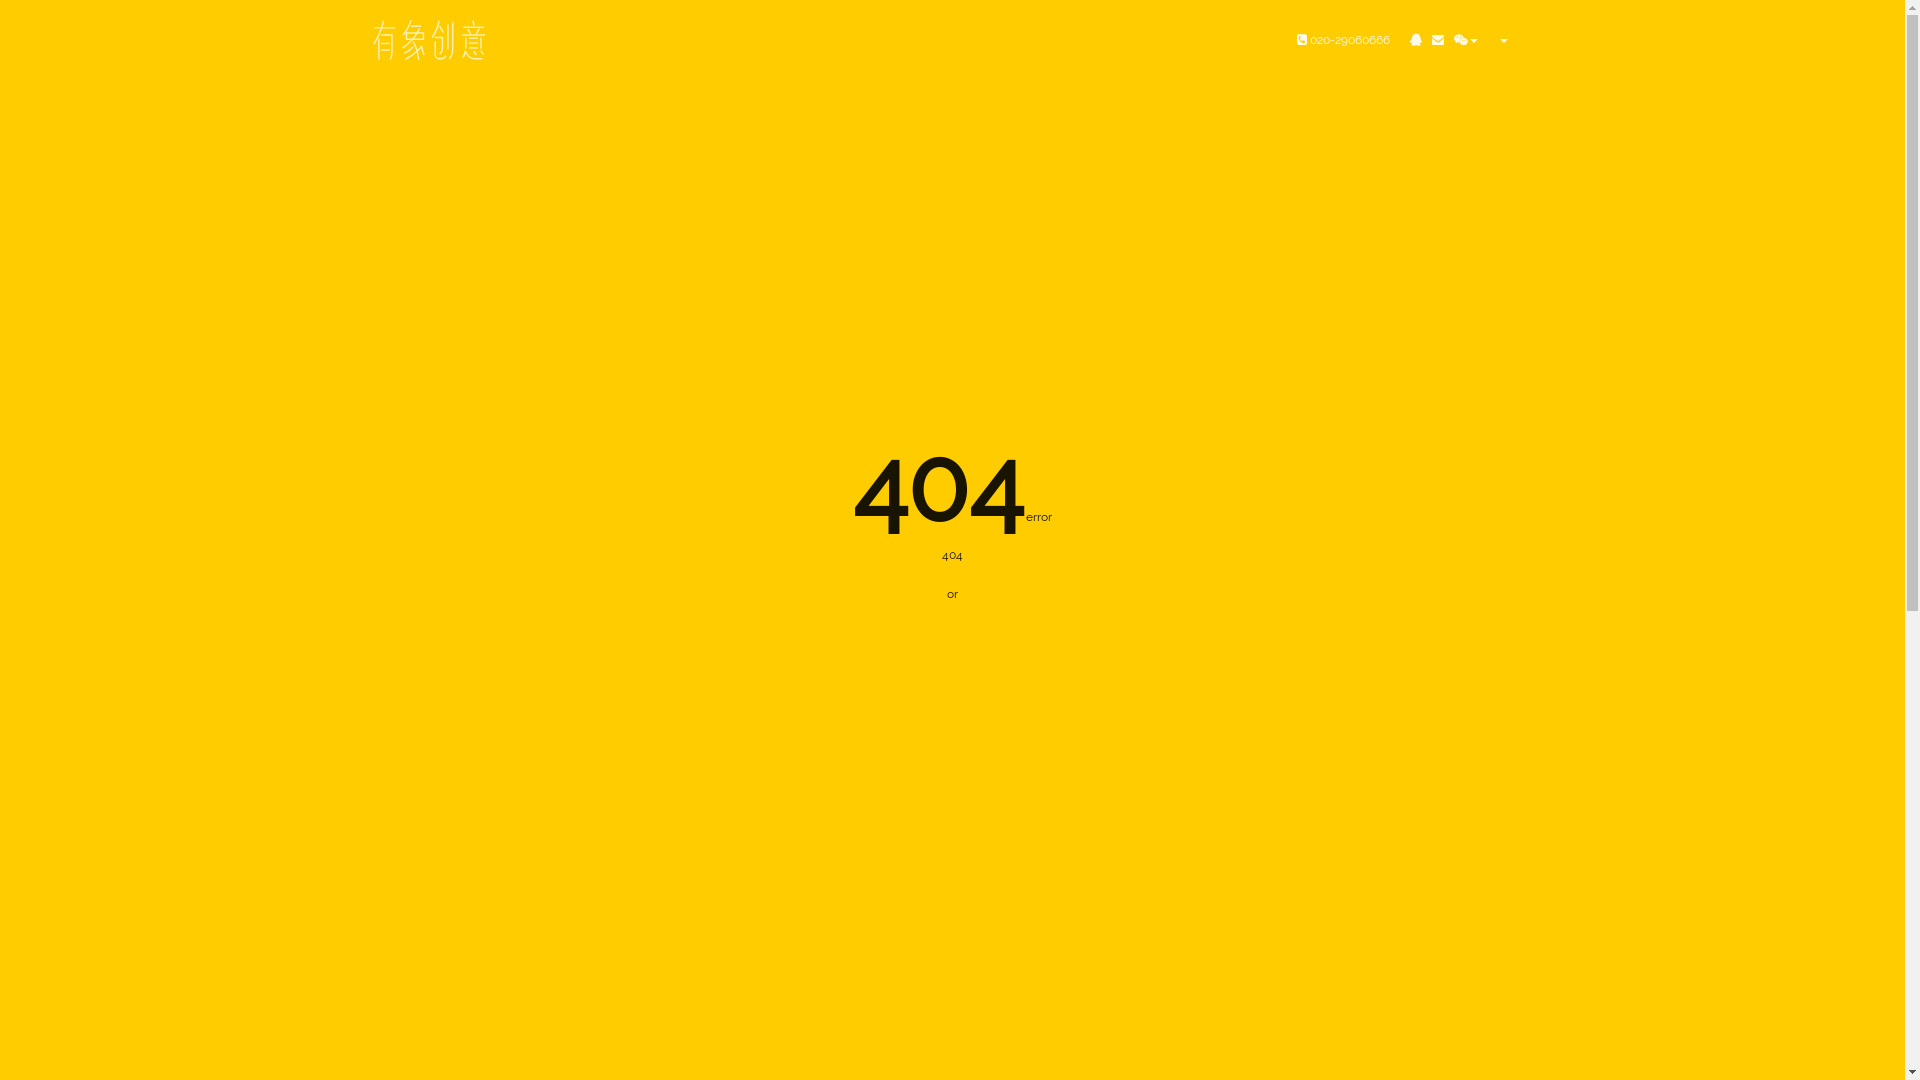  Describe the element at coordinates (1343, 39) in the screenshot. I see `'0` at that location.